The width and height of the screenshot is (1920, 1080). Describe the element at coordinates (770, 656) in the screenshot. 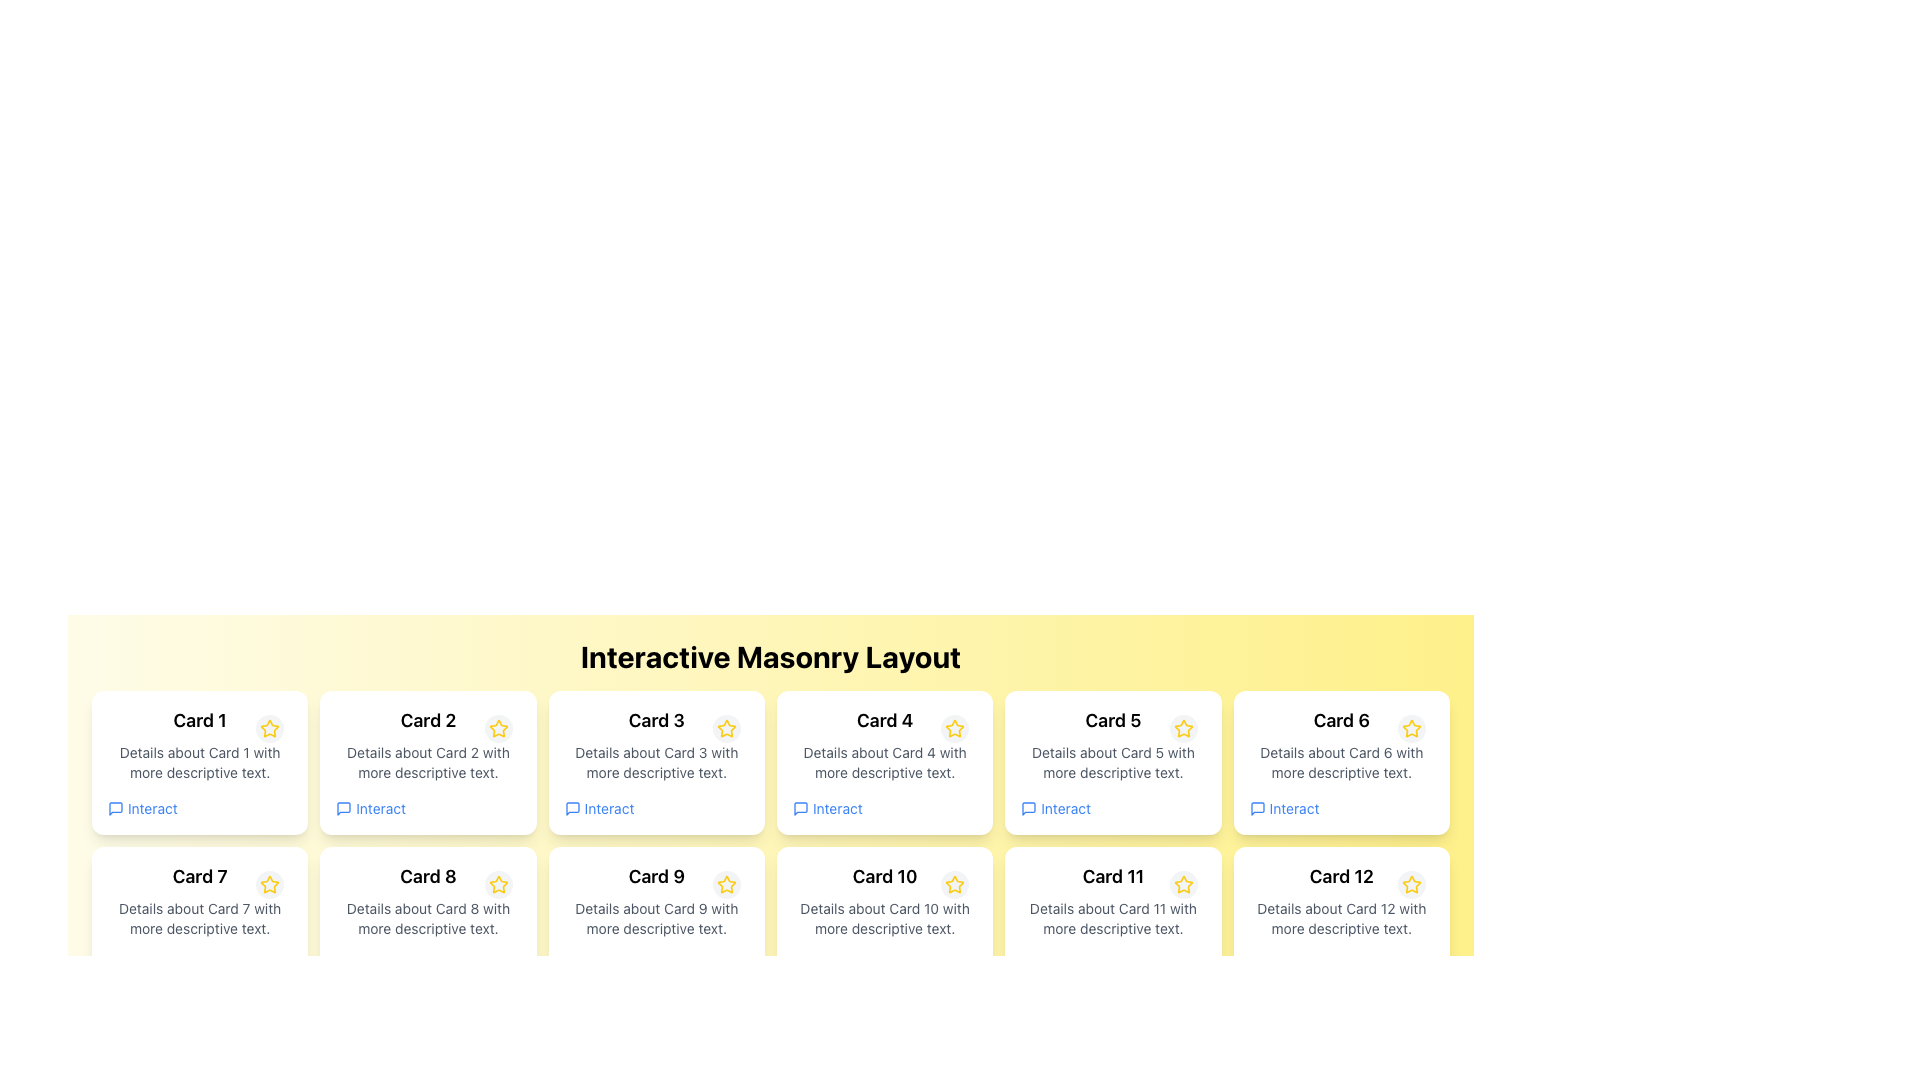

I see `the bold heading text 'Interactive Masonry Layout' which is centered at the top of the grid layout interface` at that location.